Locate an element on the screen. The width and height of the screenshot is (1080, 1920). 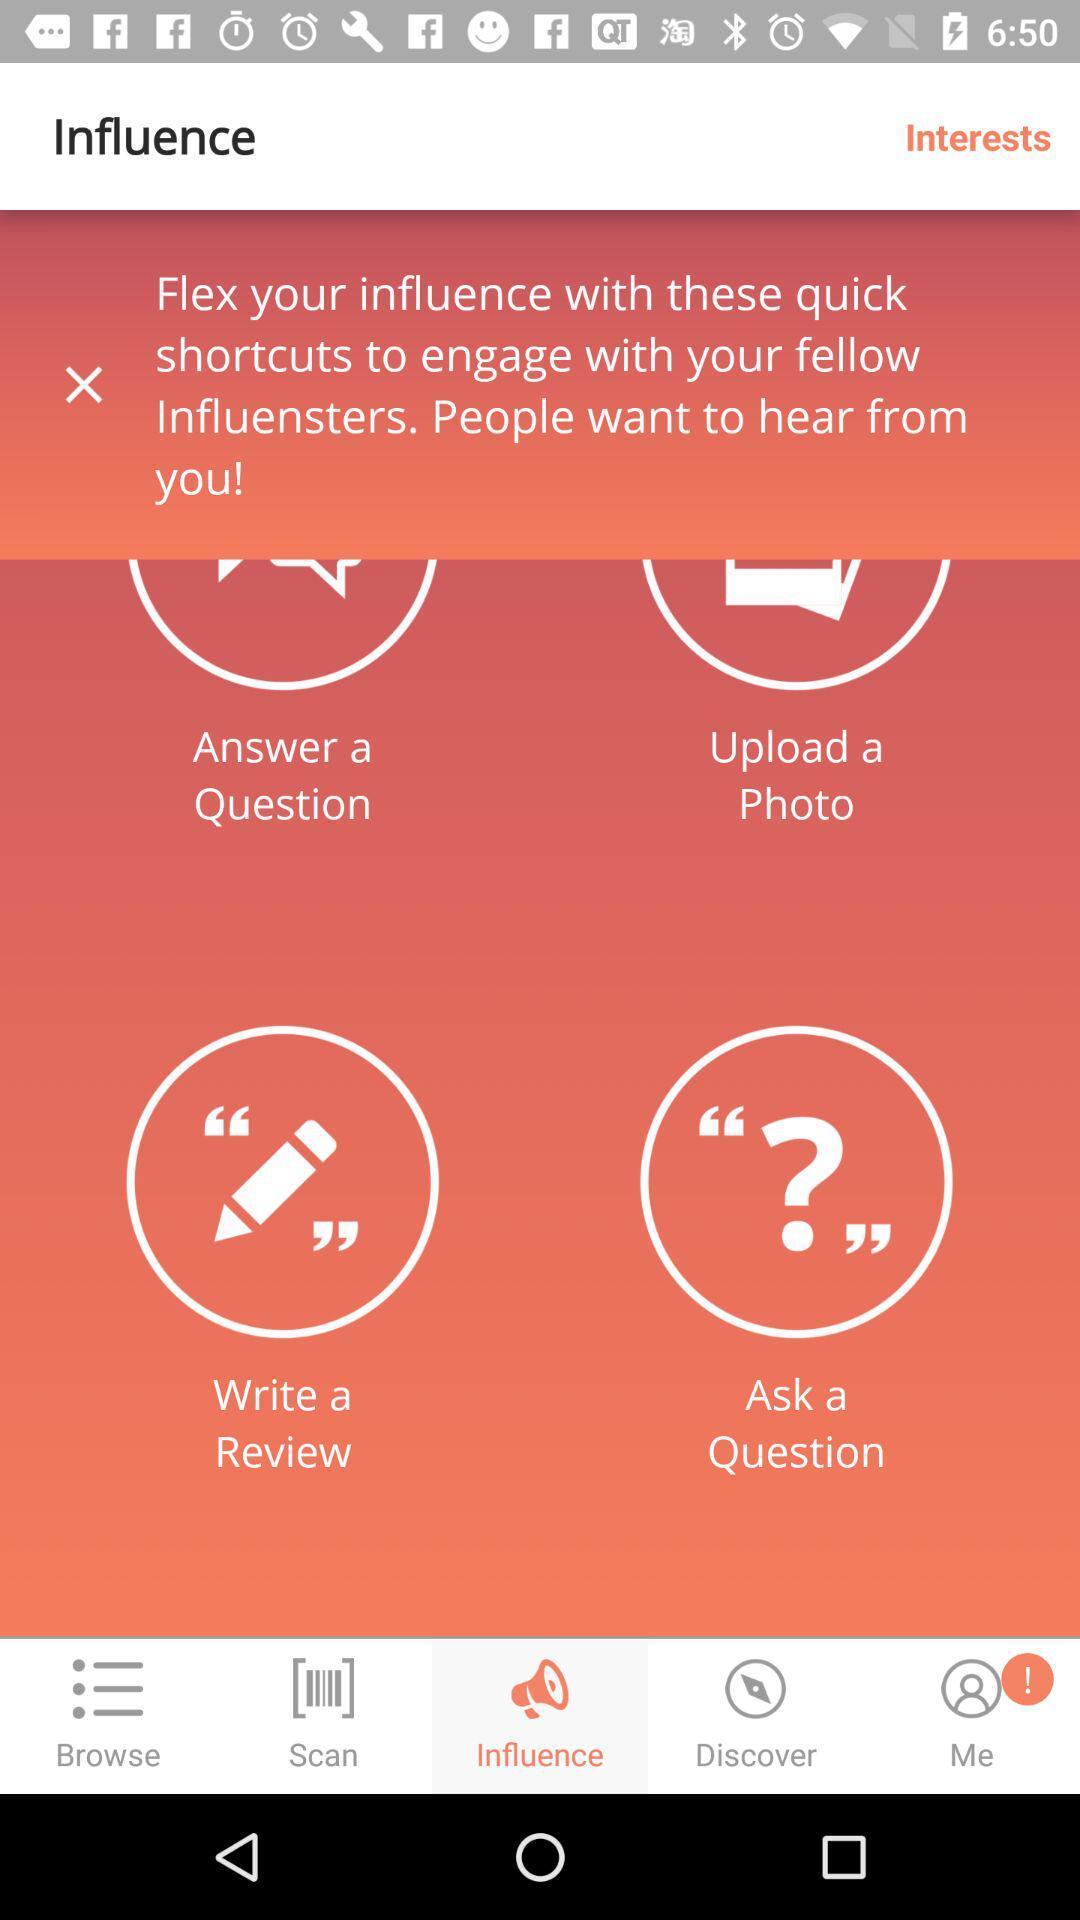
the close icon is located at coordinates (83, 384).